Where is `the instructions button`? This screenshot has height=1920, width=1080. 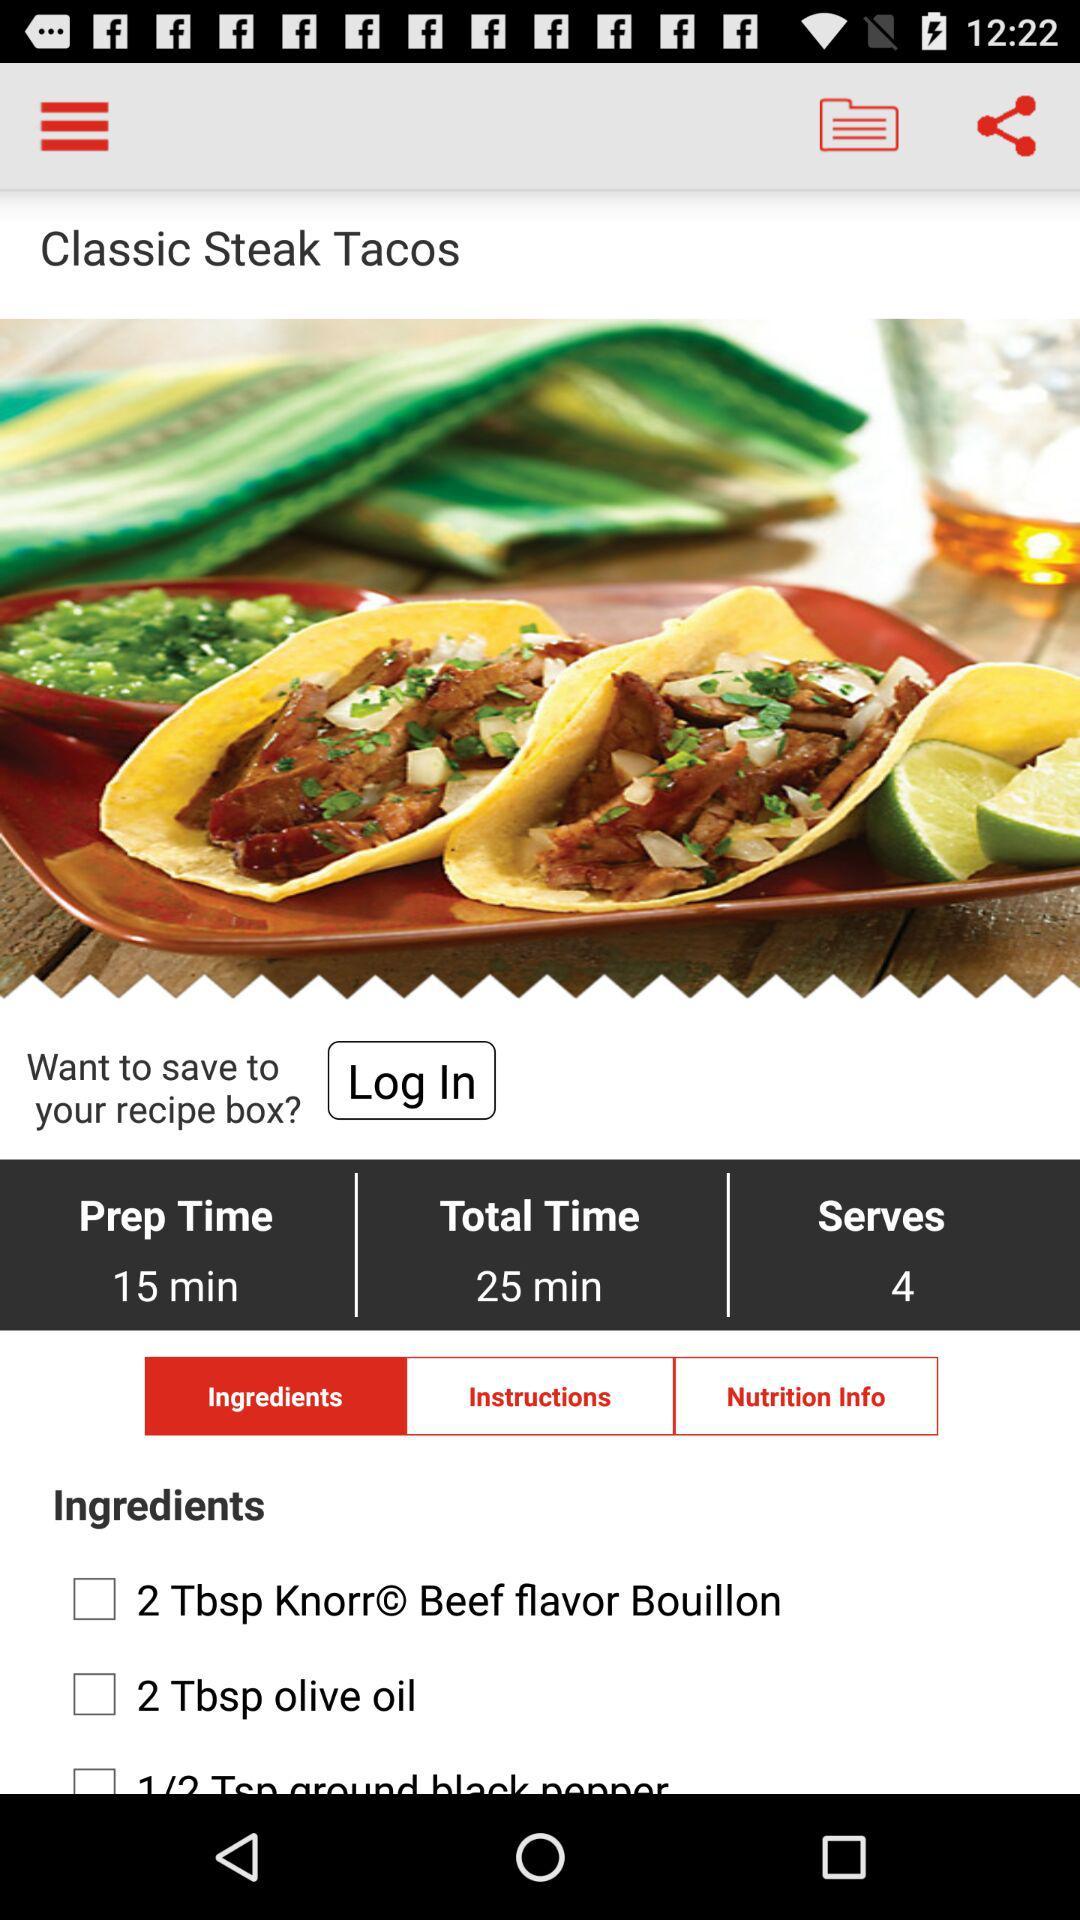 the instructions button is located at coordinates (540, 1395).